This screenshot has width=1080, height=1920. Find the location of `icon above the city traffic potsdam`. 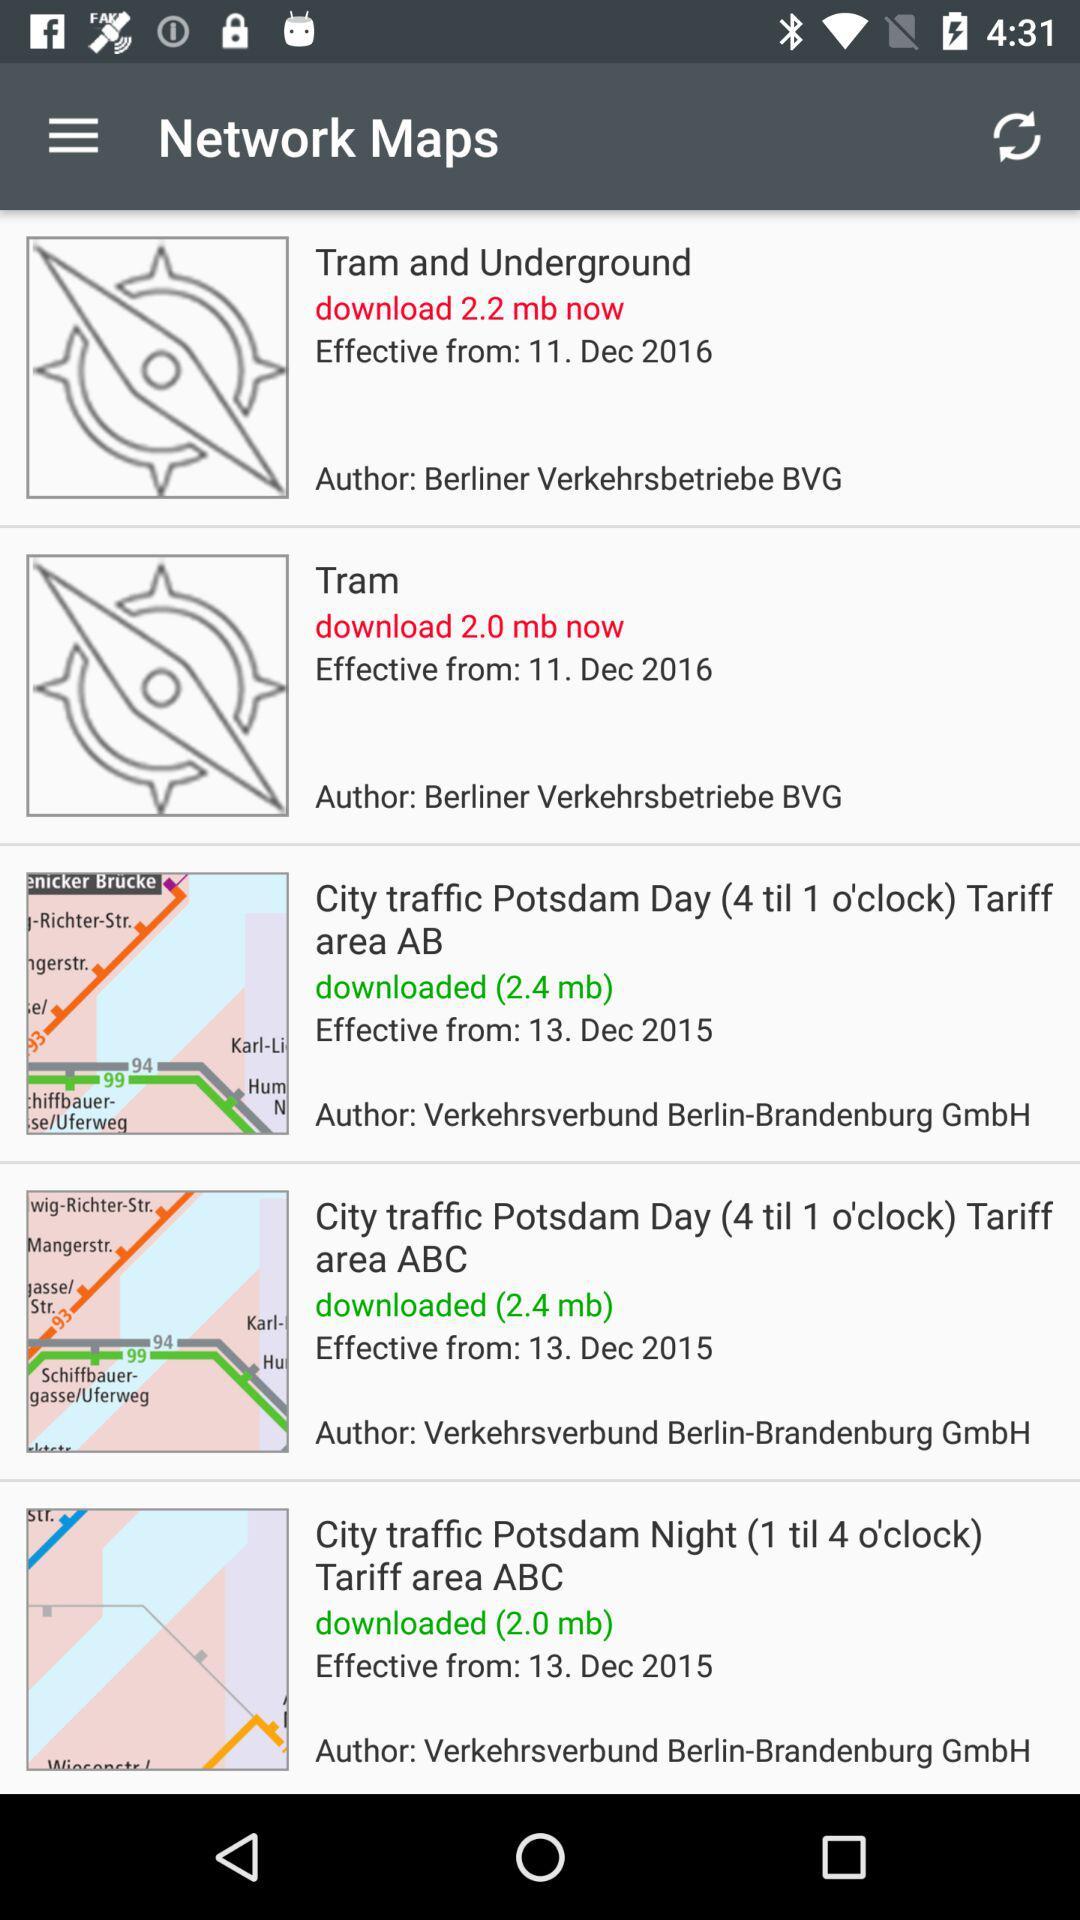

icon above the city traffic potsdam is located at coordinates (1017, 135).